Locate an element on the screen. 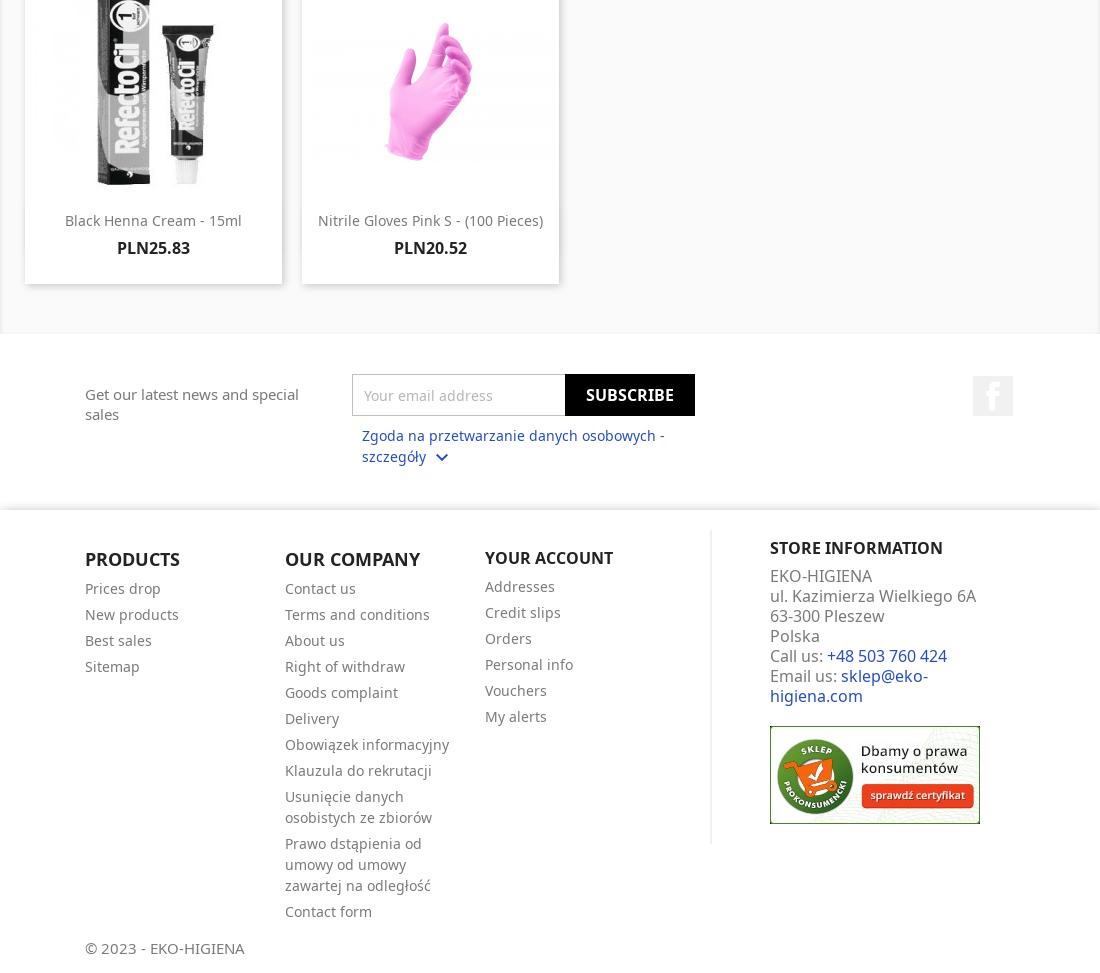 The height and width of the screenshot is (973, 1100). 'Sitemap' is located at coordinates (112, 664).